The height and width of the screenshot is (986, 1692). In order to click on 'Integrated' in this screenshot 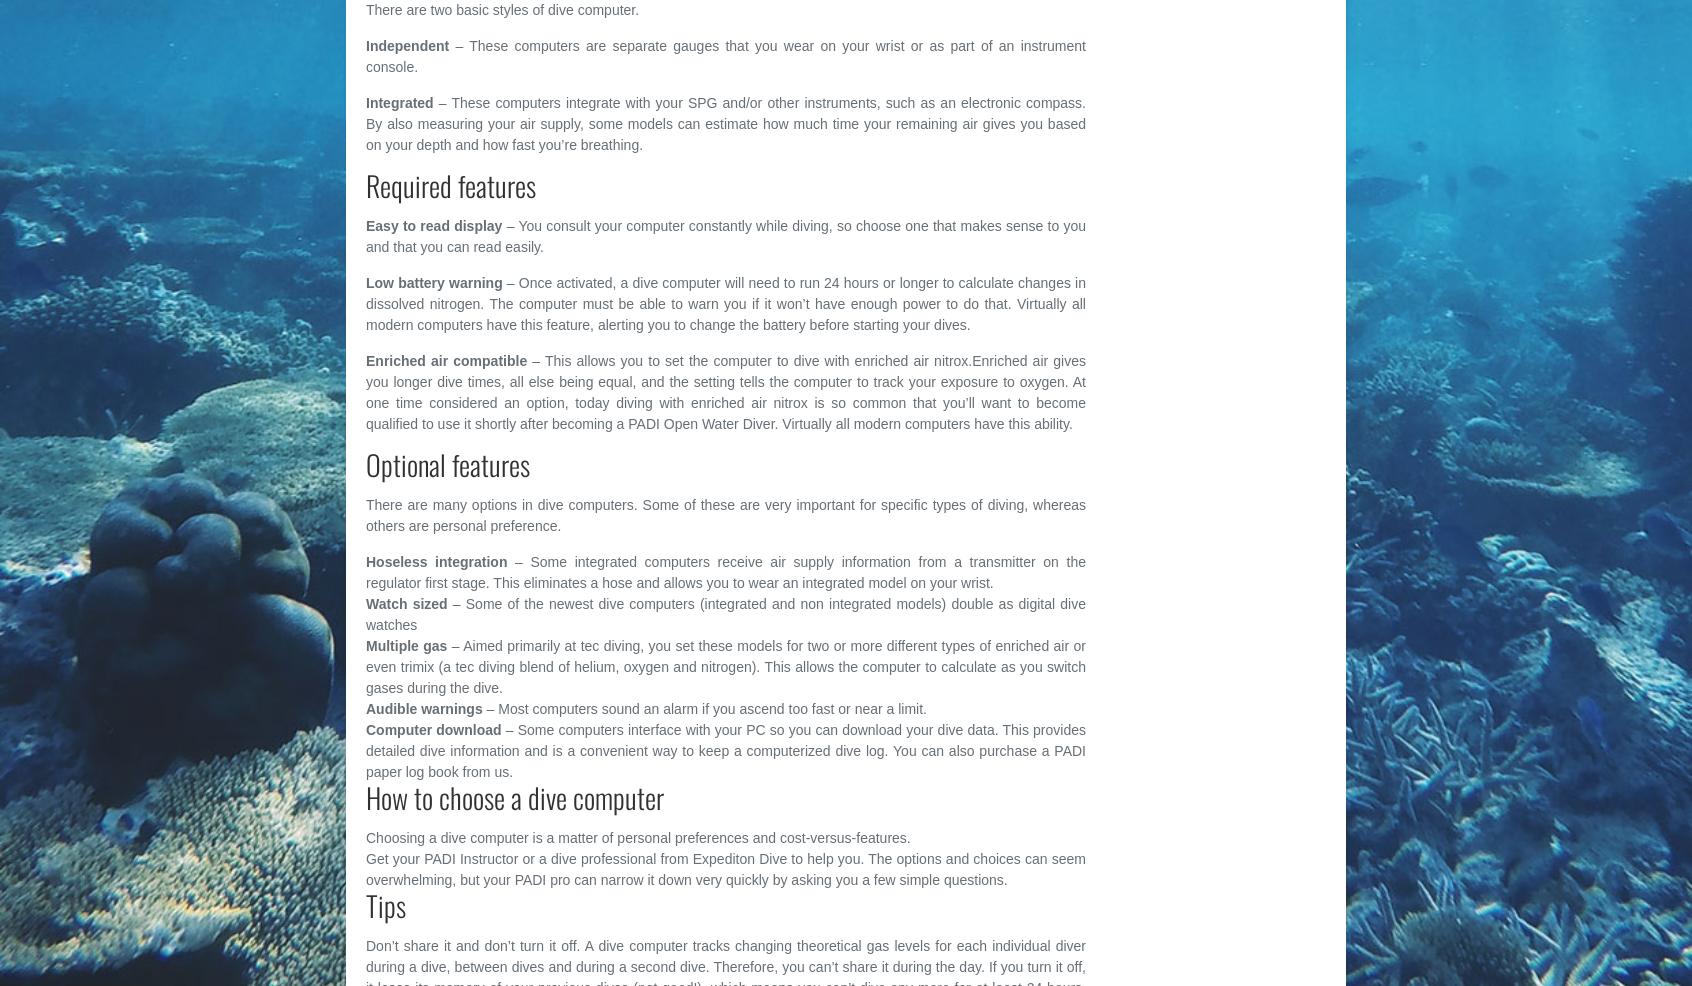, I will do `click(399, 103)`.